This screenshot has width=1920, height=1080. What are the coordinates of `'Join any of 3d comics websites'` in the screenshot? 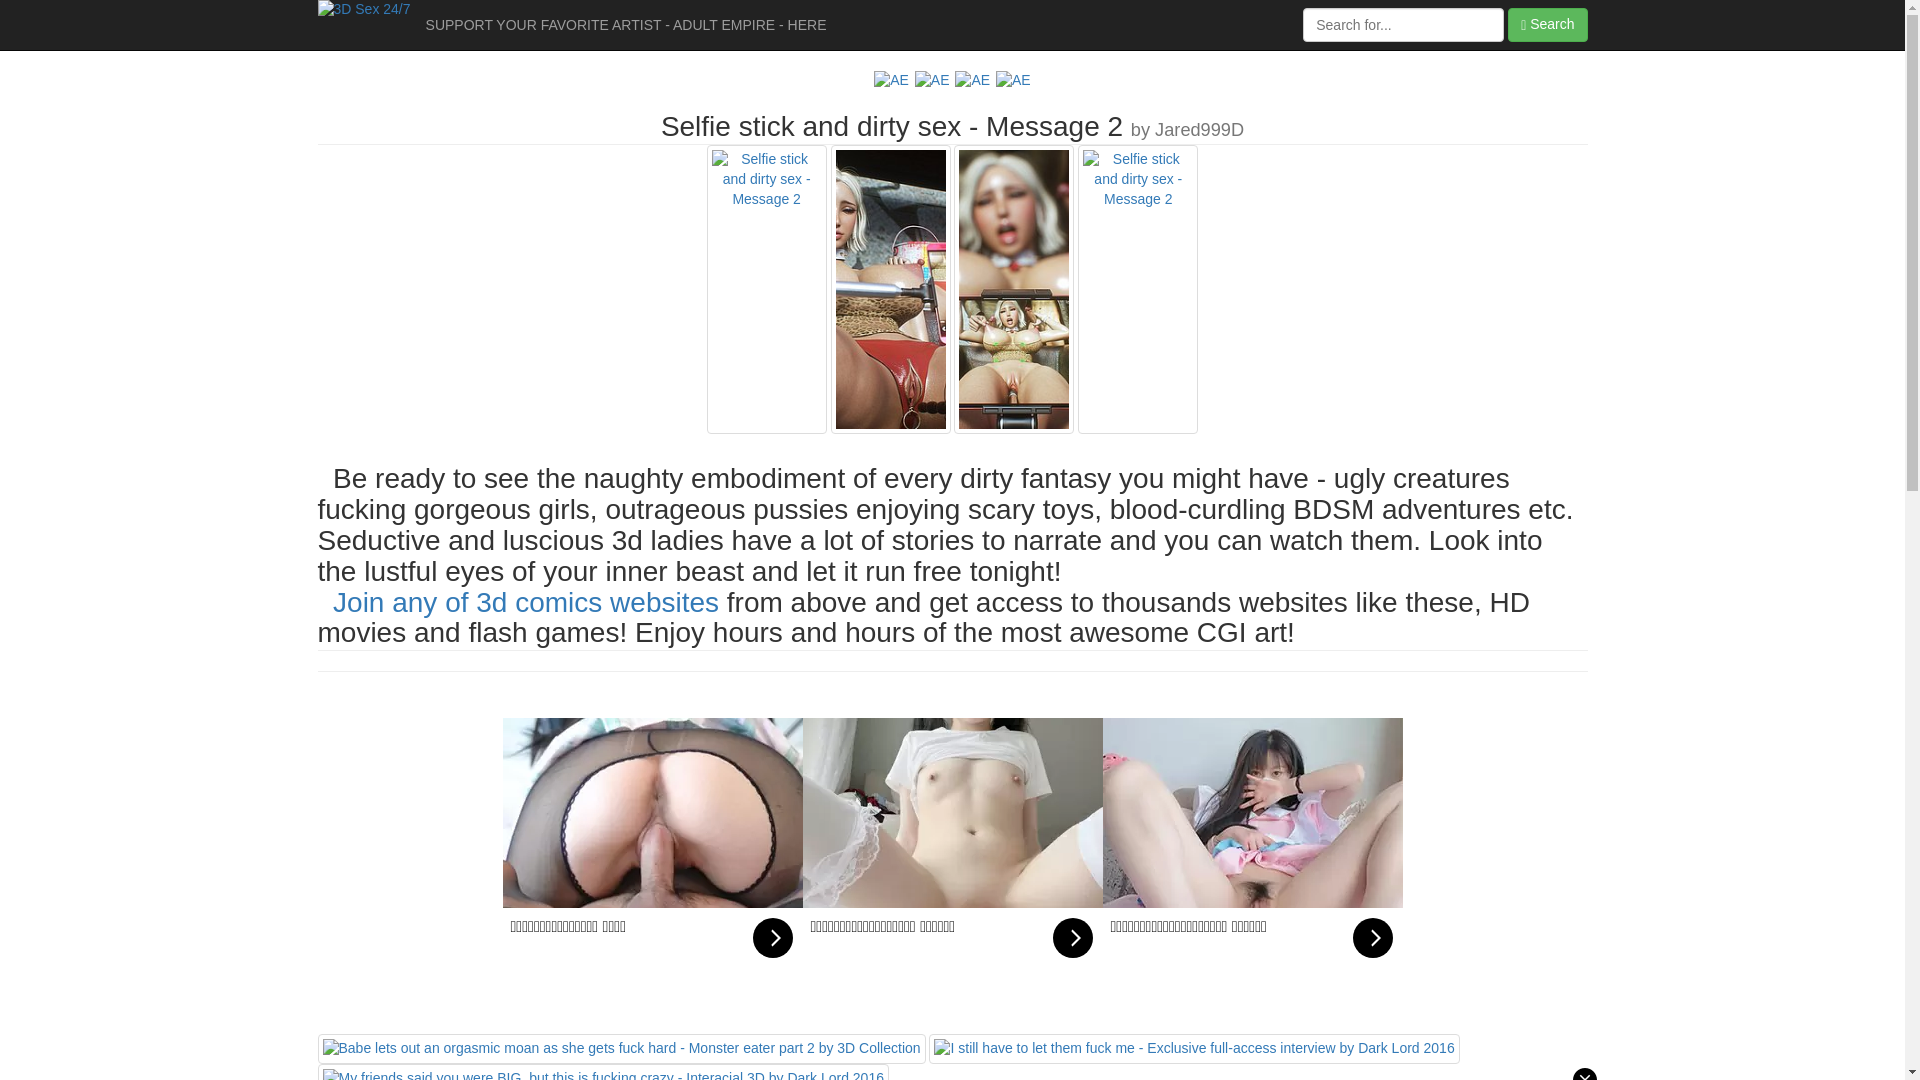 It's located at (526, 601).